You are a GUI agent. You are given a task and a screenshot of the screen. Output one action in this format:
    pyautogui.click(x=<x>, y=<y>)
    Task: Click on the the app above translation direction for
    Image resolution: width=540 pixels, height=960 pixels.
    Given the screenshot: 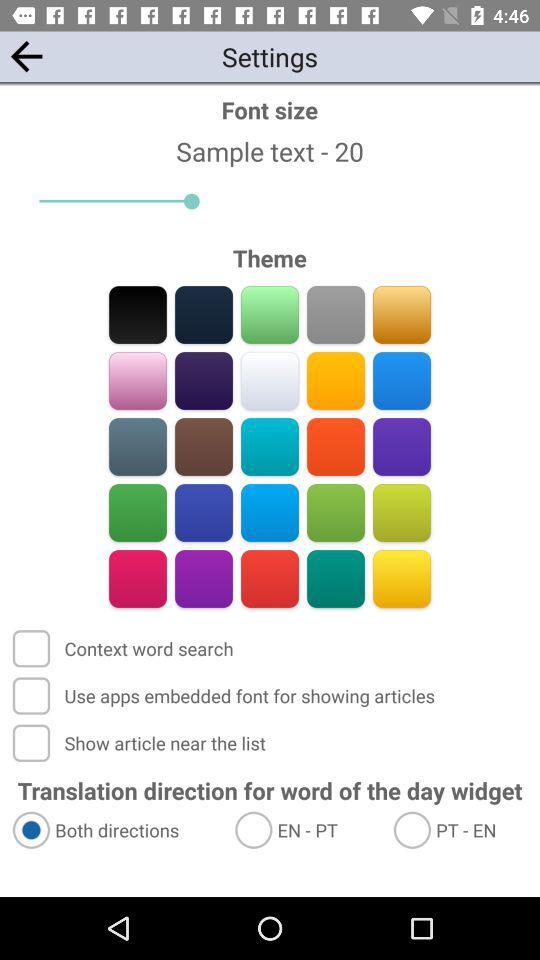 What is the action you would take?
    pyautogui.click(x=140, y=742)
    